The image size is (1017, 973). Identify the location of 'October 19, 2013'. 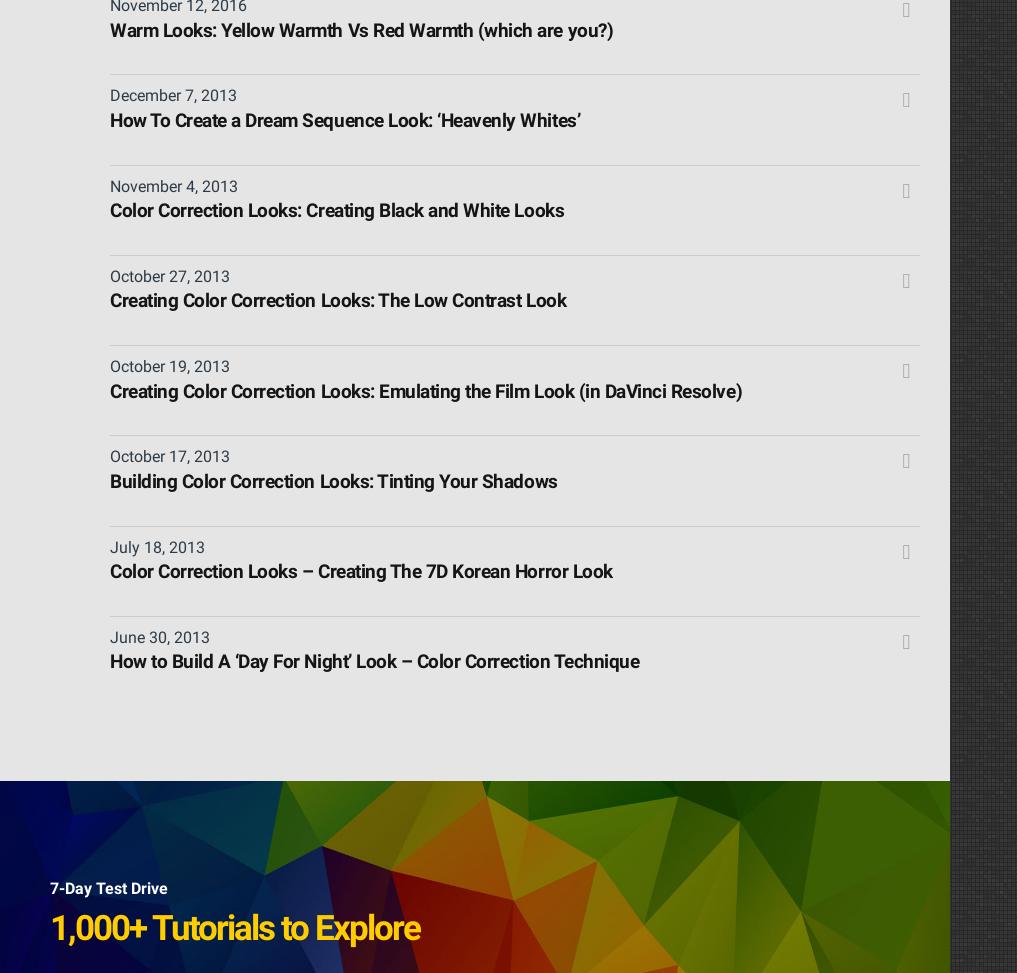
(170, 365).